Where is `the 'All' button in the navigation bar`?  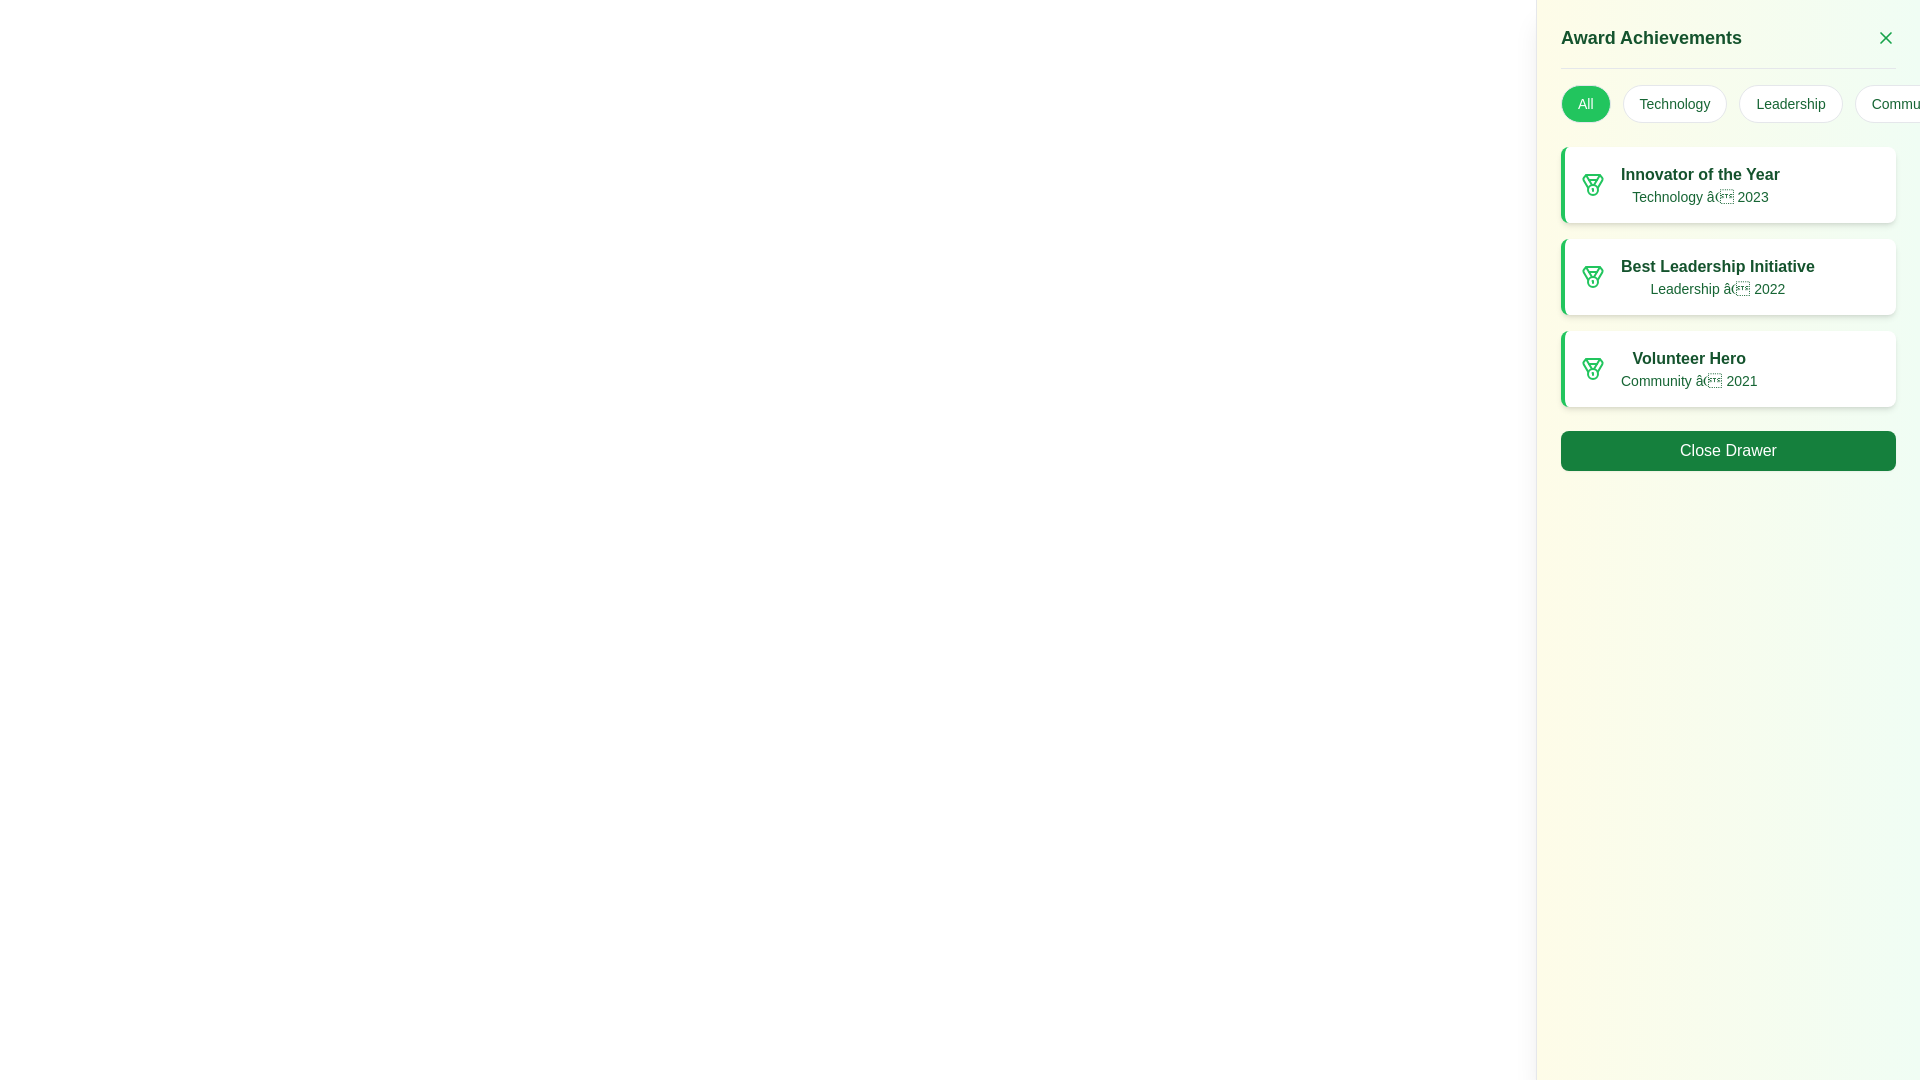 the 'All' button in the navigation bar is located at coordinates (1727, 104).